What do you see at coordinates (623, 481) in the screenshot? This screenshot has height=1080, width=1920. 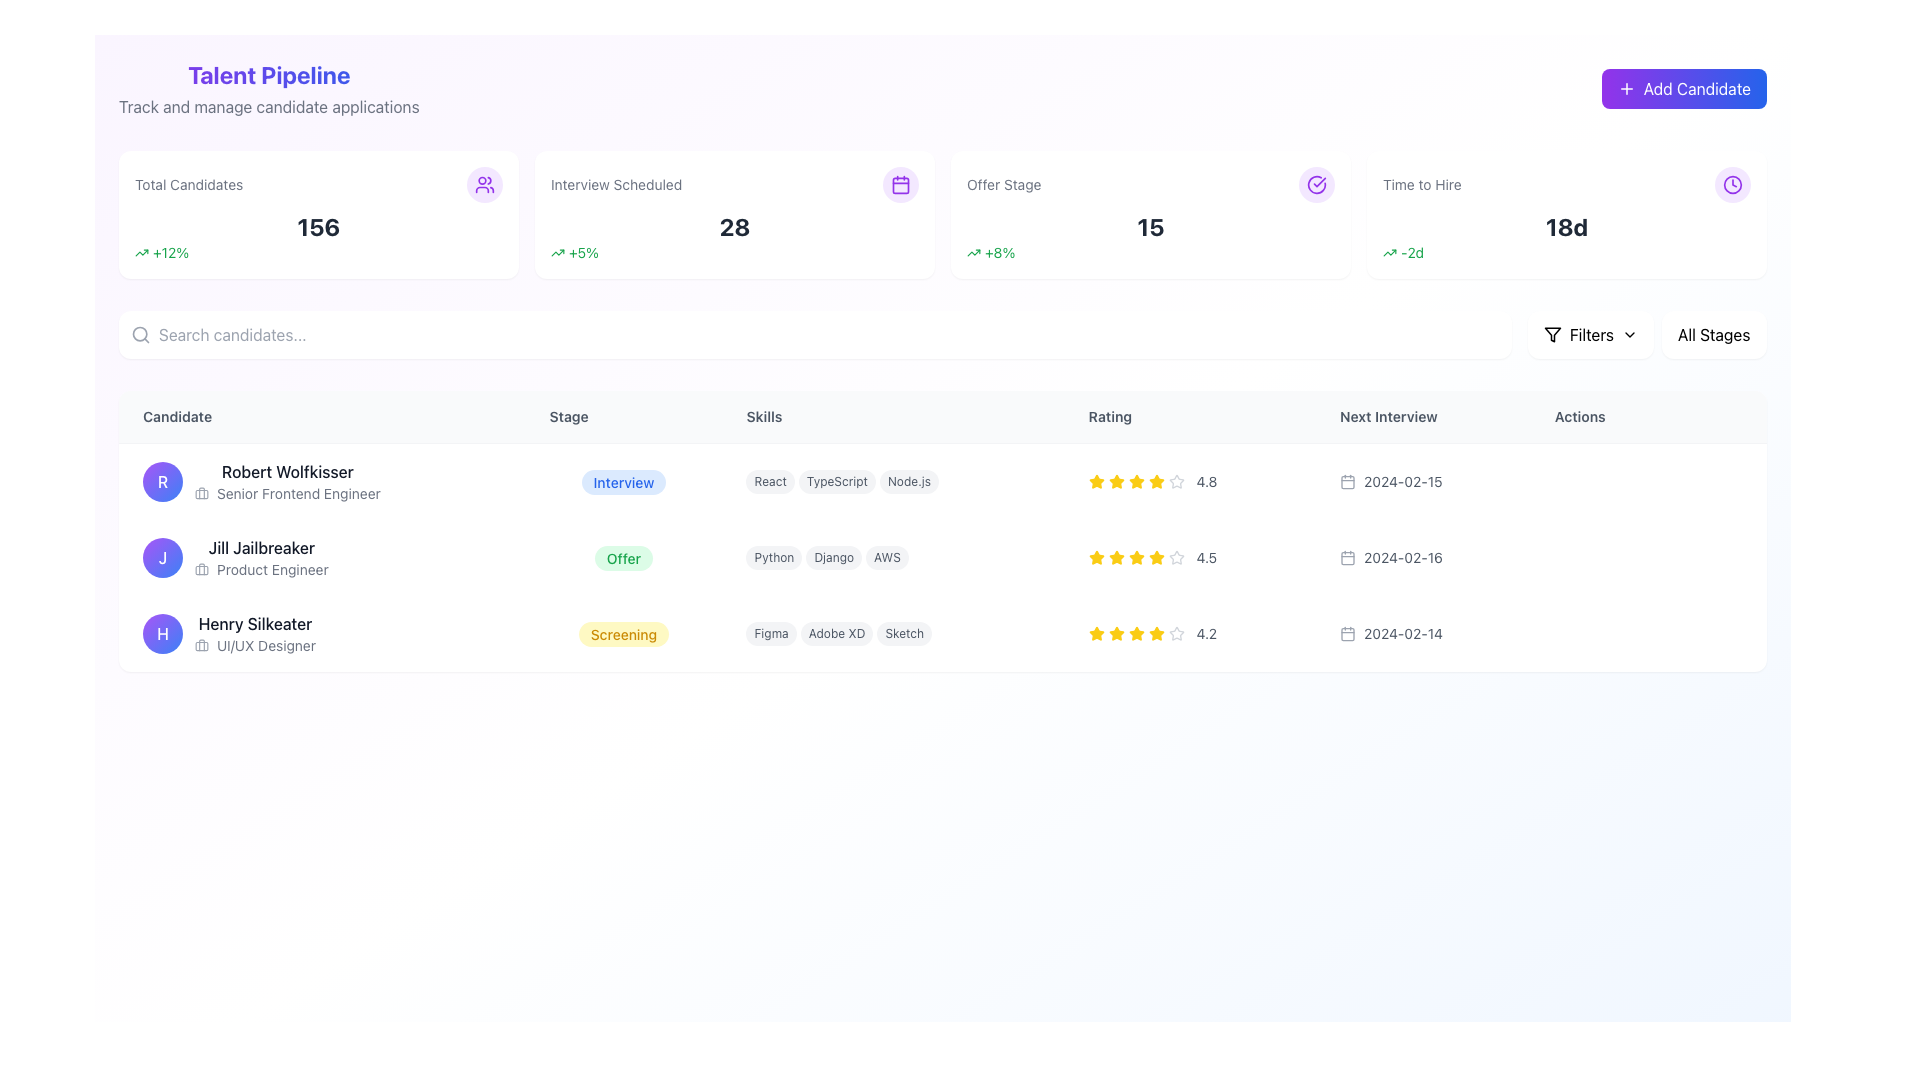 I see `the 'Interview' stage label in the 'Stage' column for the candidate Robert Wolfkisser` at bounding box center [623, 481].